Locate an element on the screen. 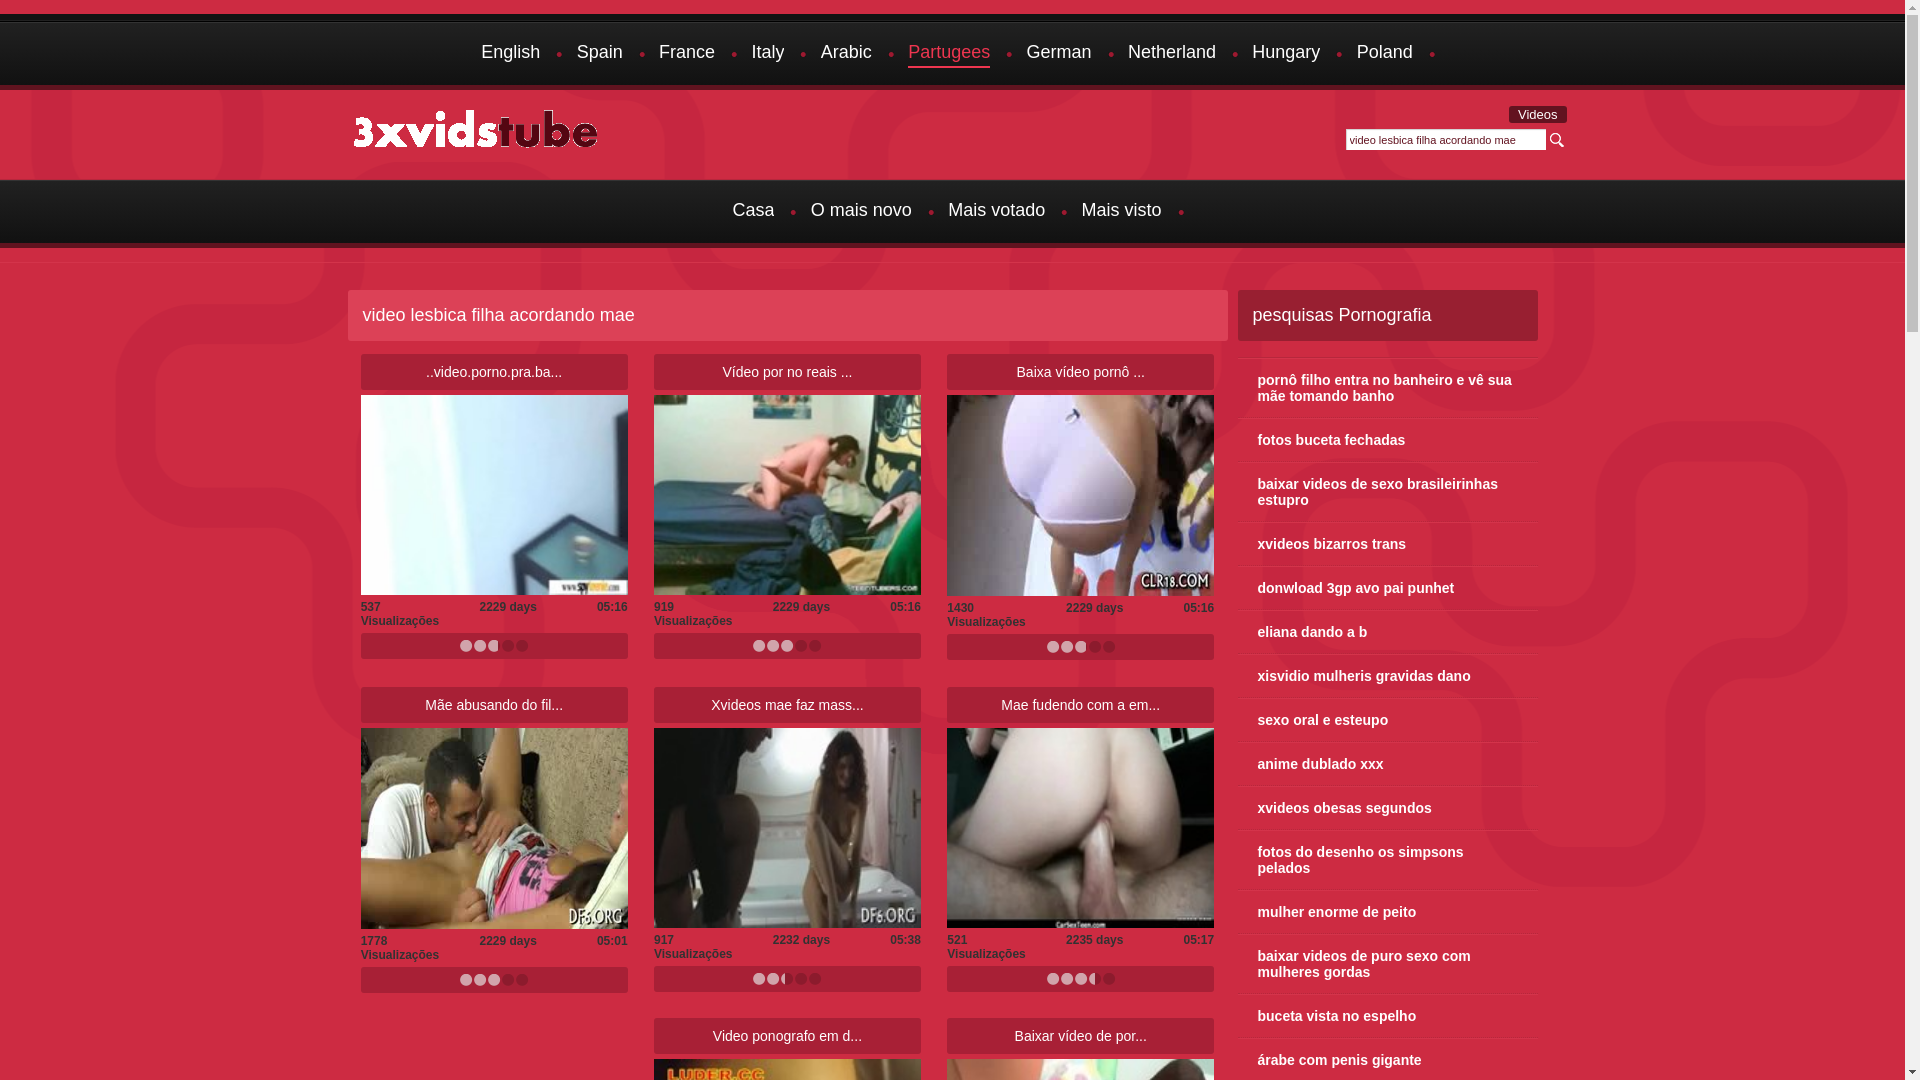 This screenshot has width=1920, height=1080. 'Mais visto' is located at coordinates (1122, 212).